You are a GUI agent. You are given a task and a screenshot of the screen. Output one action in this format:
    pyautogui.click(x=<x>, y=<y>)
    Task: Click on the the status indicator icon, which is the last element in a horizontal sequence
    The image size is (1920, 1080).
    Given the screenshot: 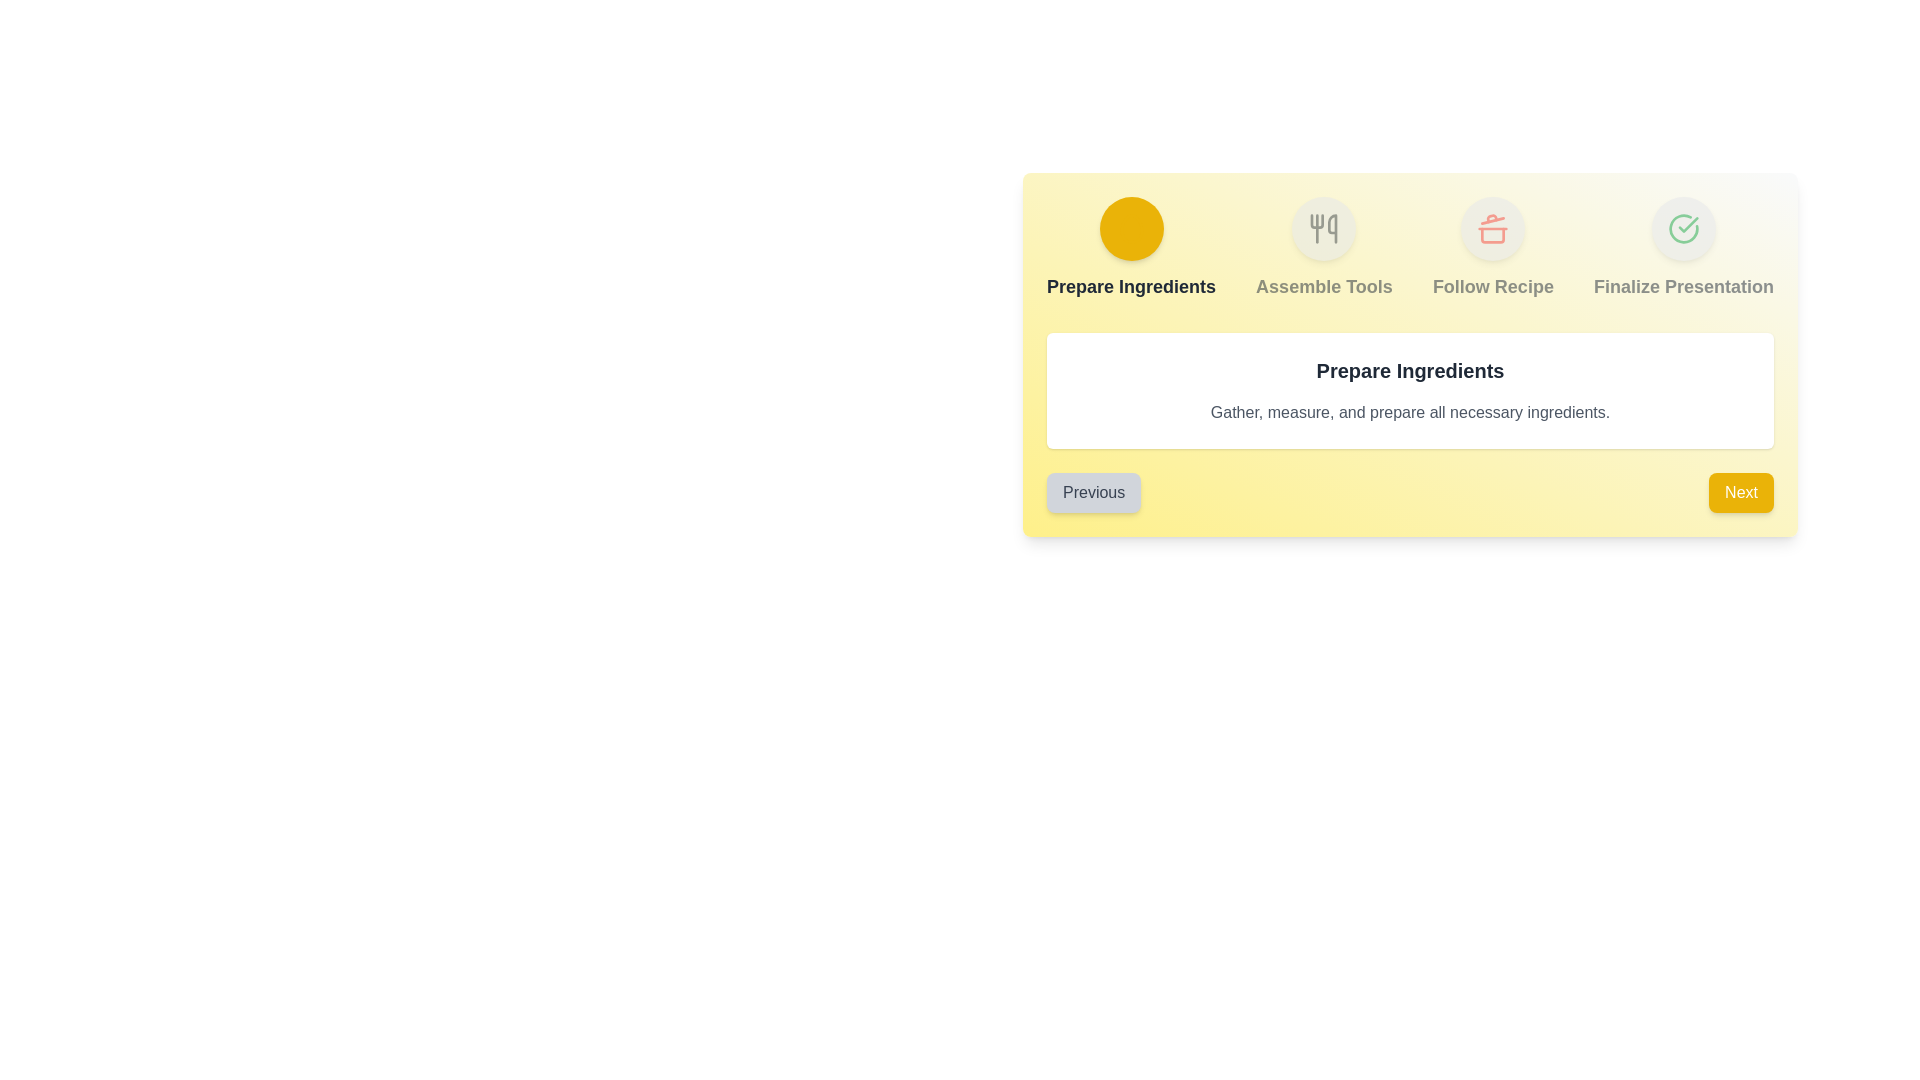 What is the action you would take?
    pyautogui.click(x=1683, y=248)
    